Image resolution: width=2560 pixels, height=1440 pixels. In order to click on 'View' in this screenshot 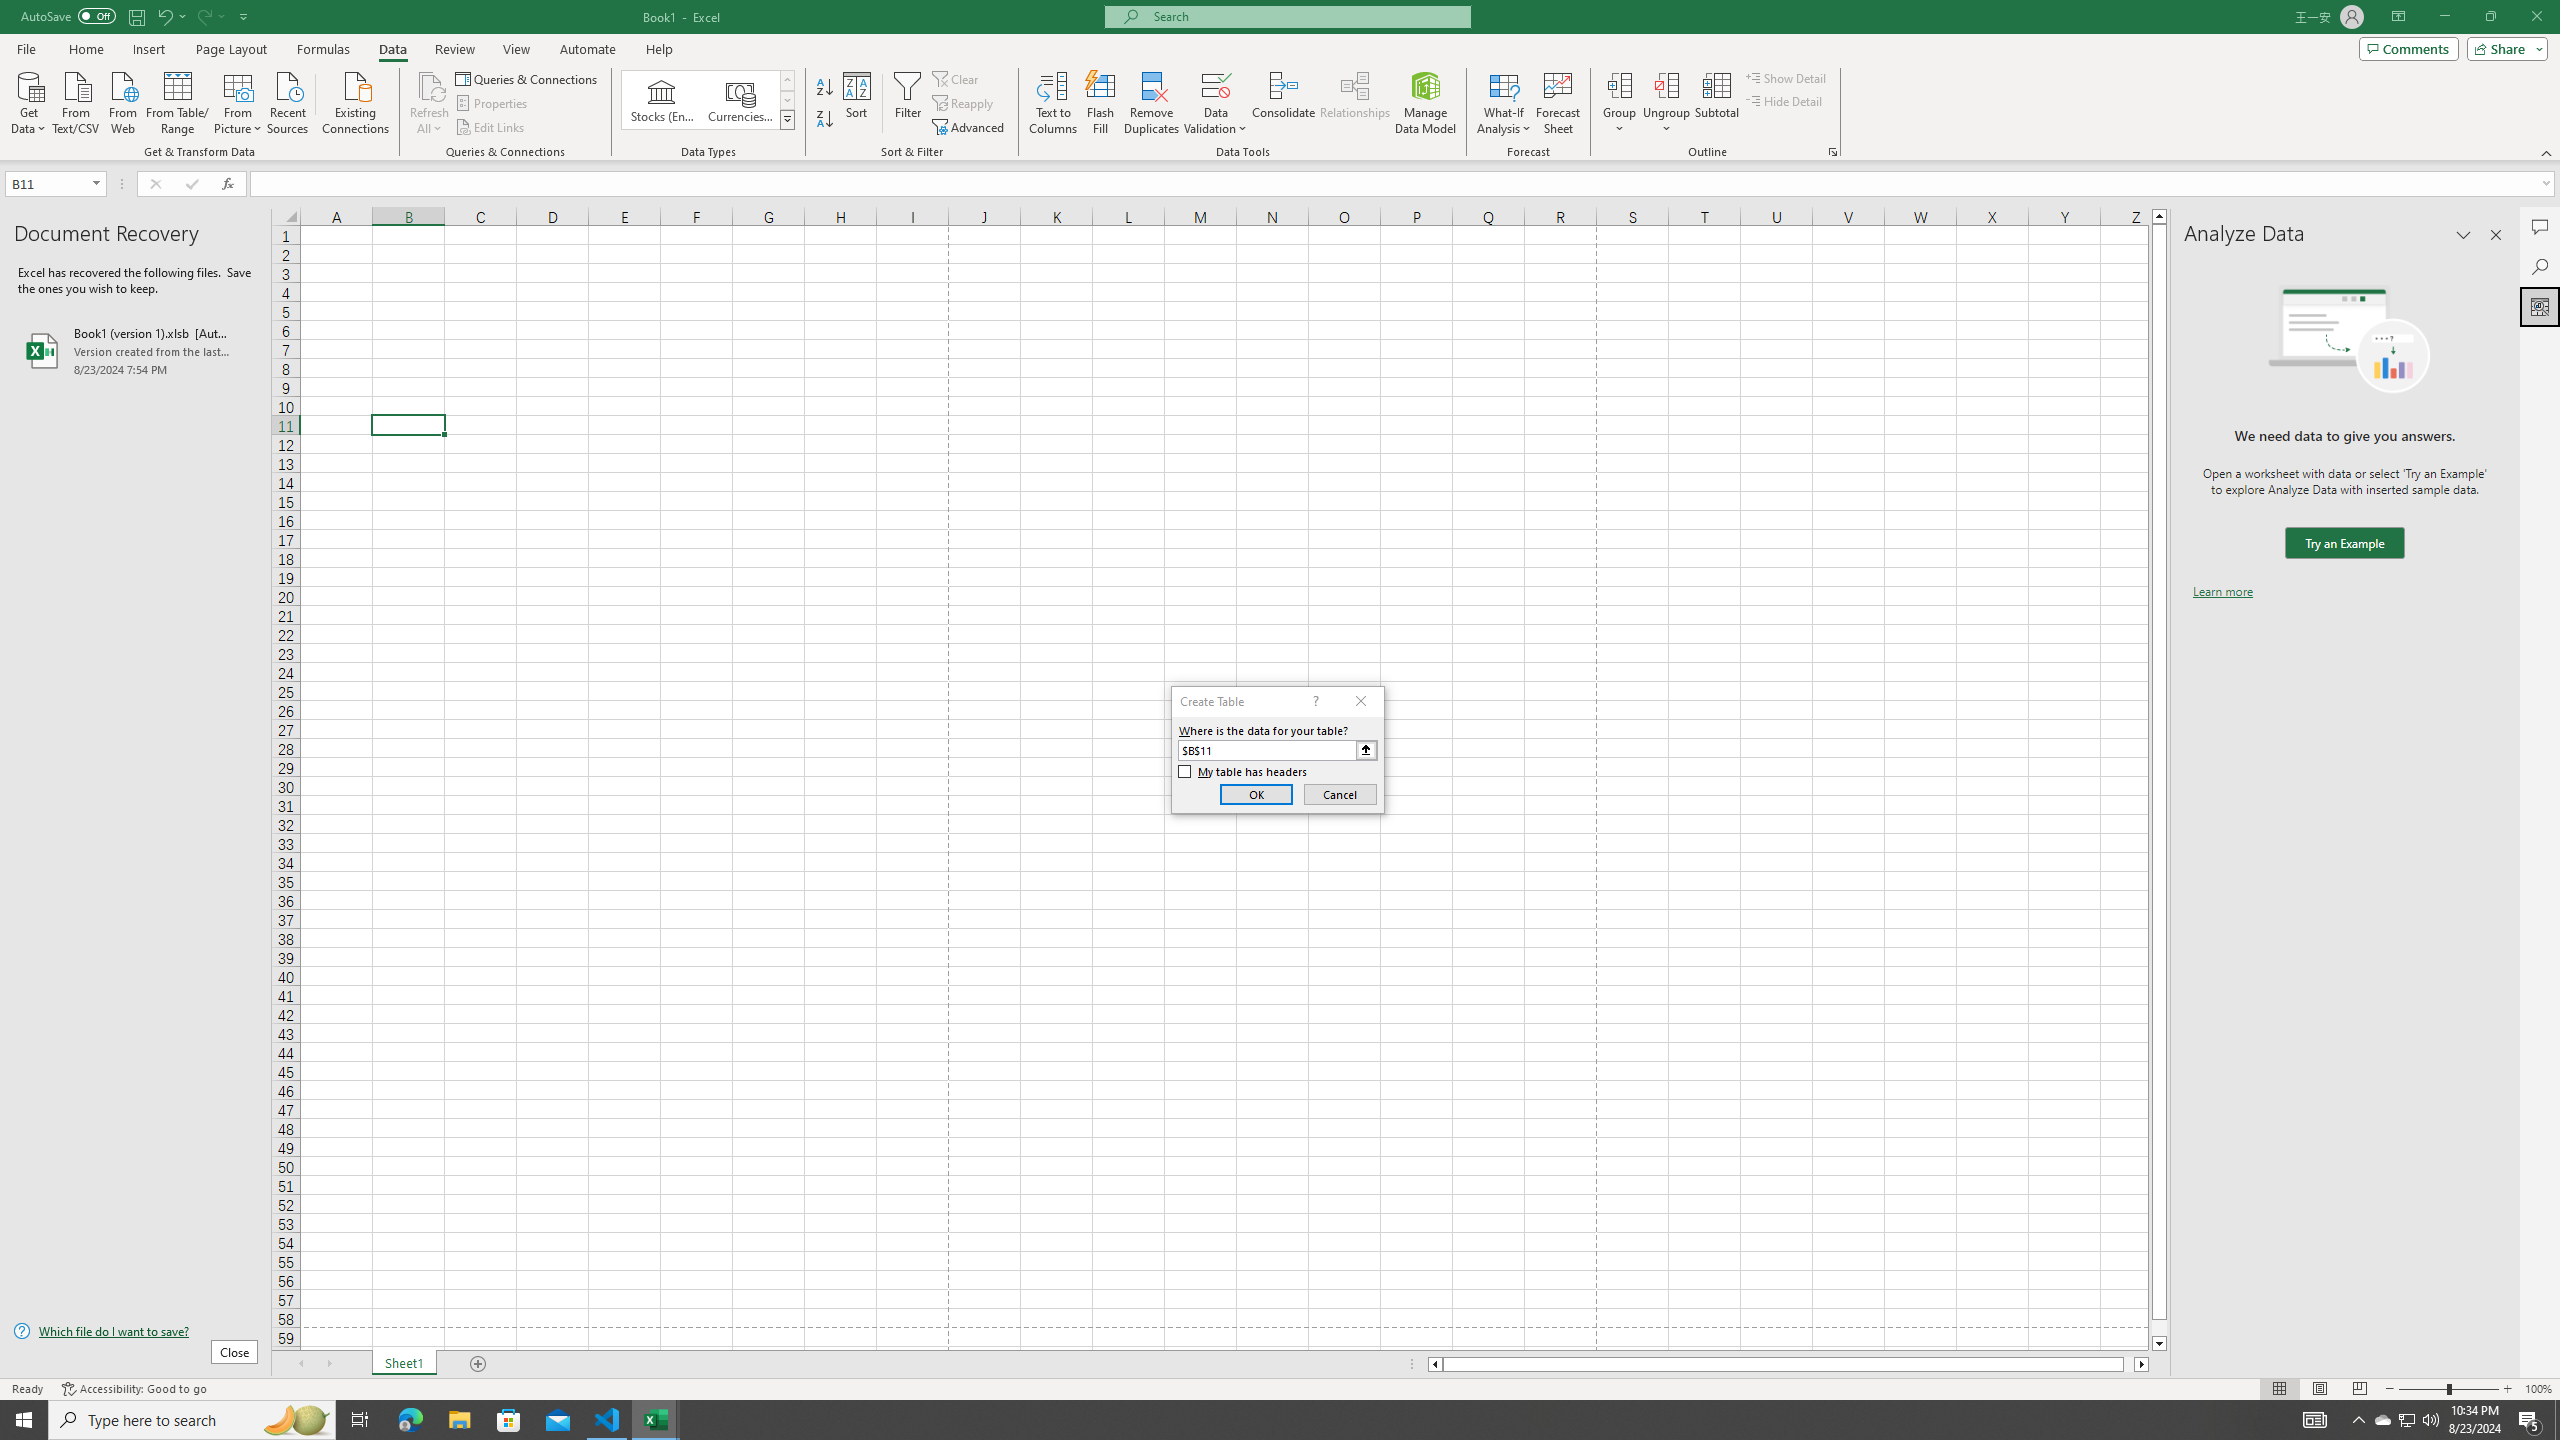, I will do `click(514, 49)`.